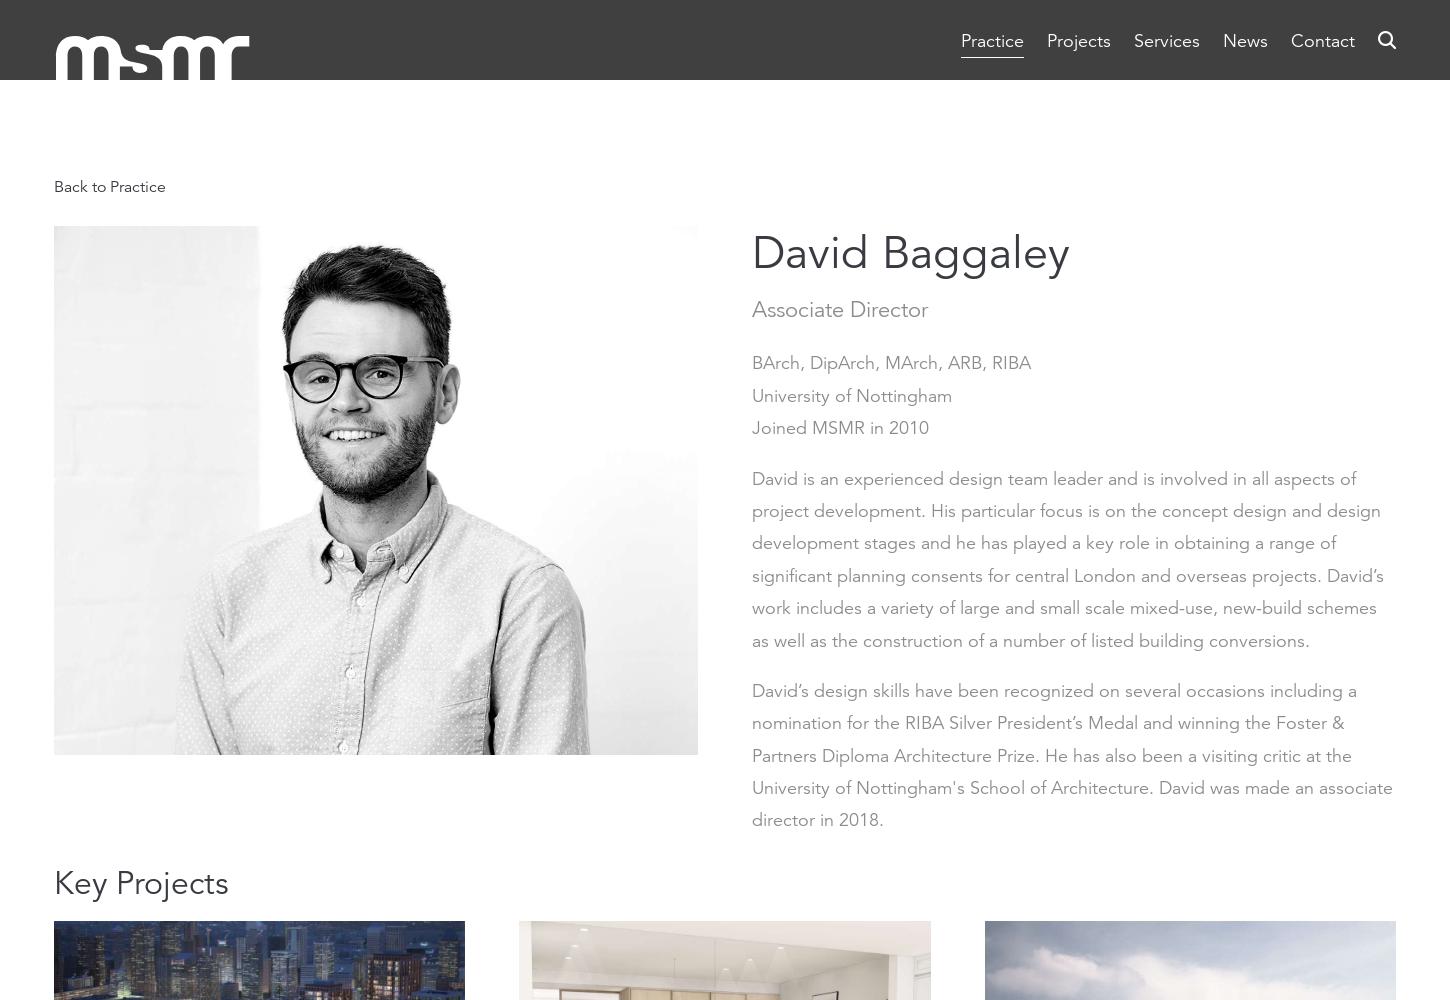  I want to click on 'Joined MSMR in 2010', so click(840, 428).